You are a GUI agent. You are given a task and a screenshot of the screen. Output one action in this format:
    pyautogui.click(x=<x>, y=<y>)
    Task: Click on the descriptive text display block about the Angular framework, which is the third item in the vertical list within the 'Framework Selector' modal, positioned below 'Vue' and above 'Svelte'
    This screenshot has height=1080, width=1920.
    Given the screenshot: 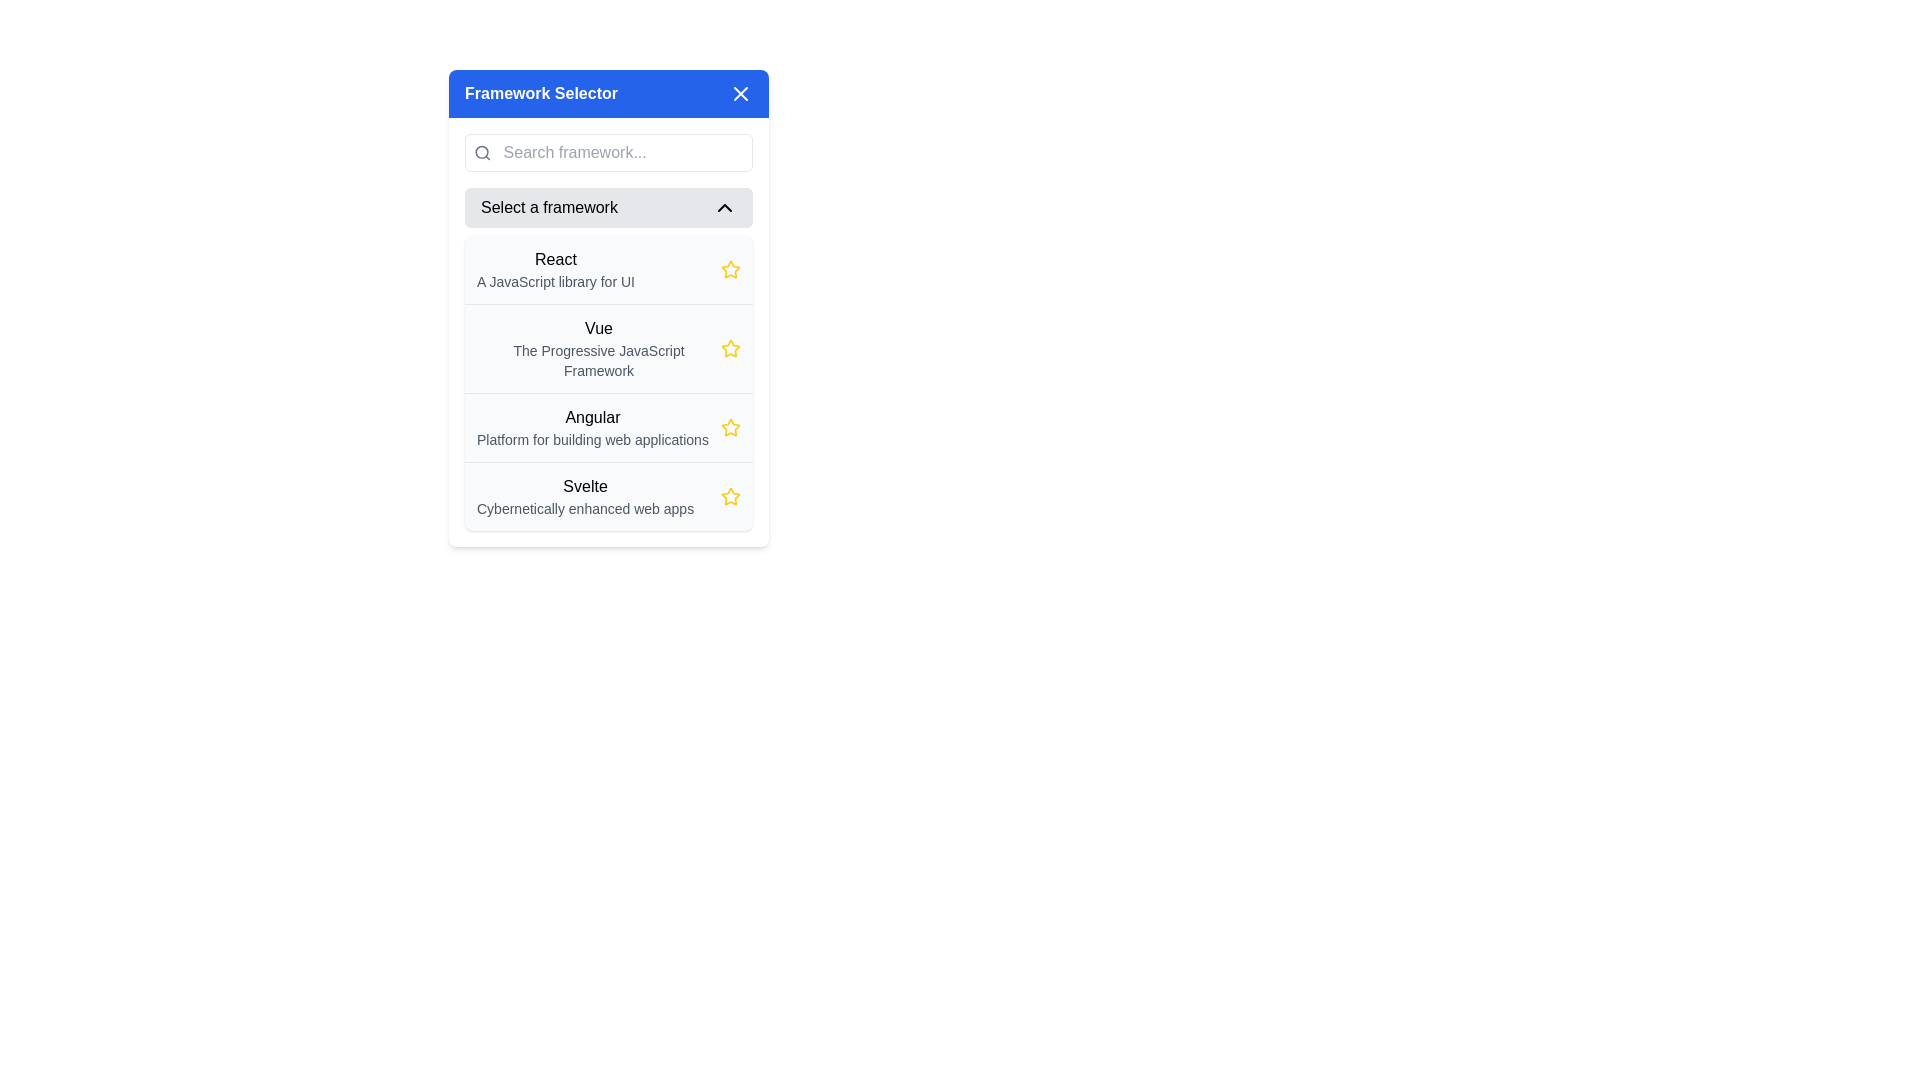 What is the action you would take?
    pyautogui.click(x=591, y=427)
    